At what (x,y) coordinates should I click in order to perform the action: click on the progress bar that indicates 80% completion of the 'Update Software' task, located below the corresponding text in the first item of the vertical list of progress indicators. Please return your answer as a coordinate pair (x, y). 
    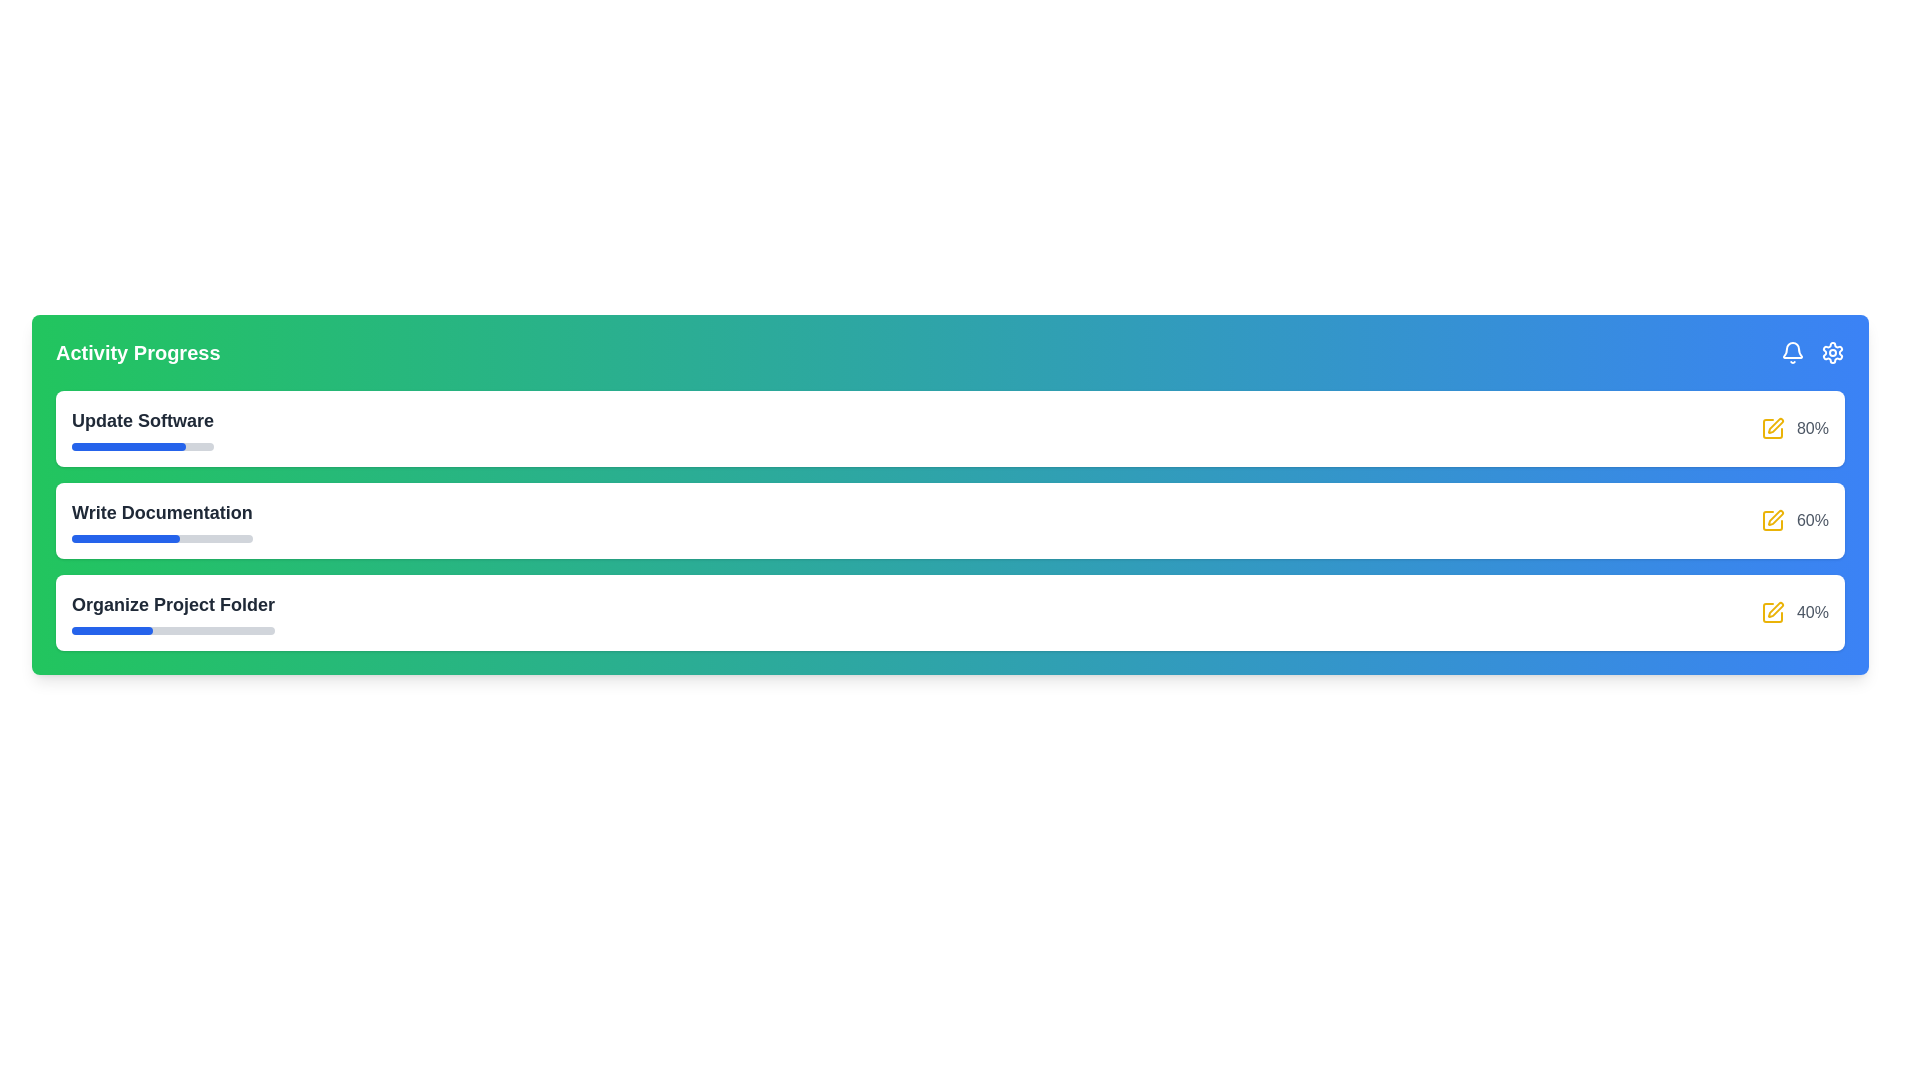
    Looking at the image, I should click on (142, 446).